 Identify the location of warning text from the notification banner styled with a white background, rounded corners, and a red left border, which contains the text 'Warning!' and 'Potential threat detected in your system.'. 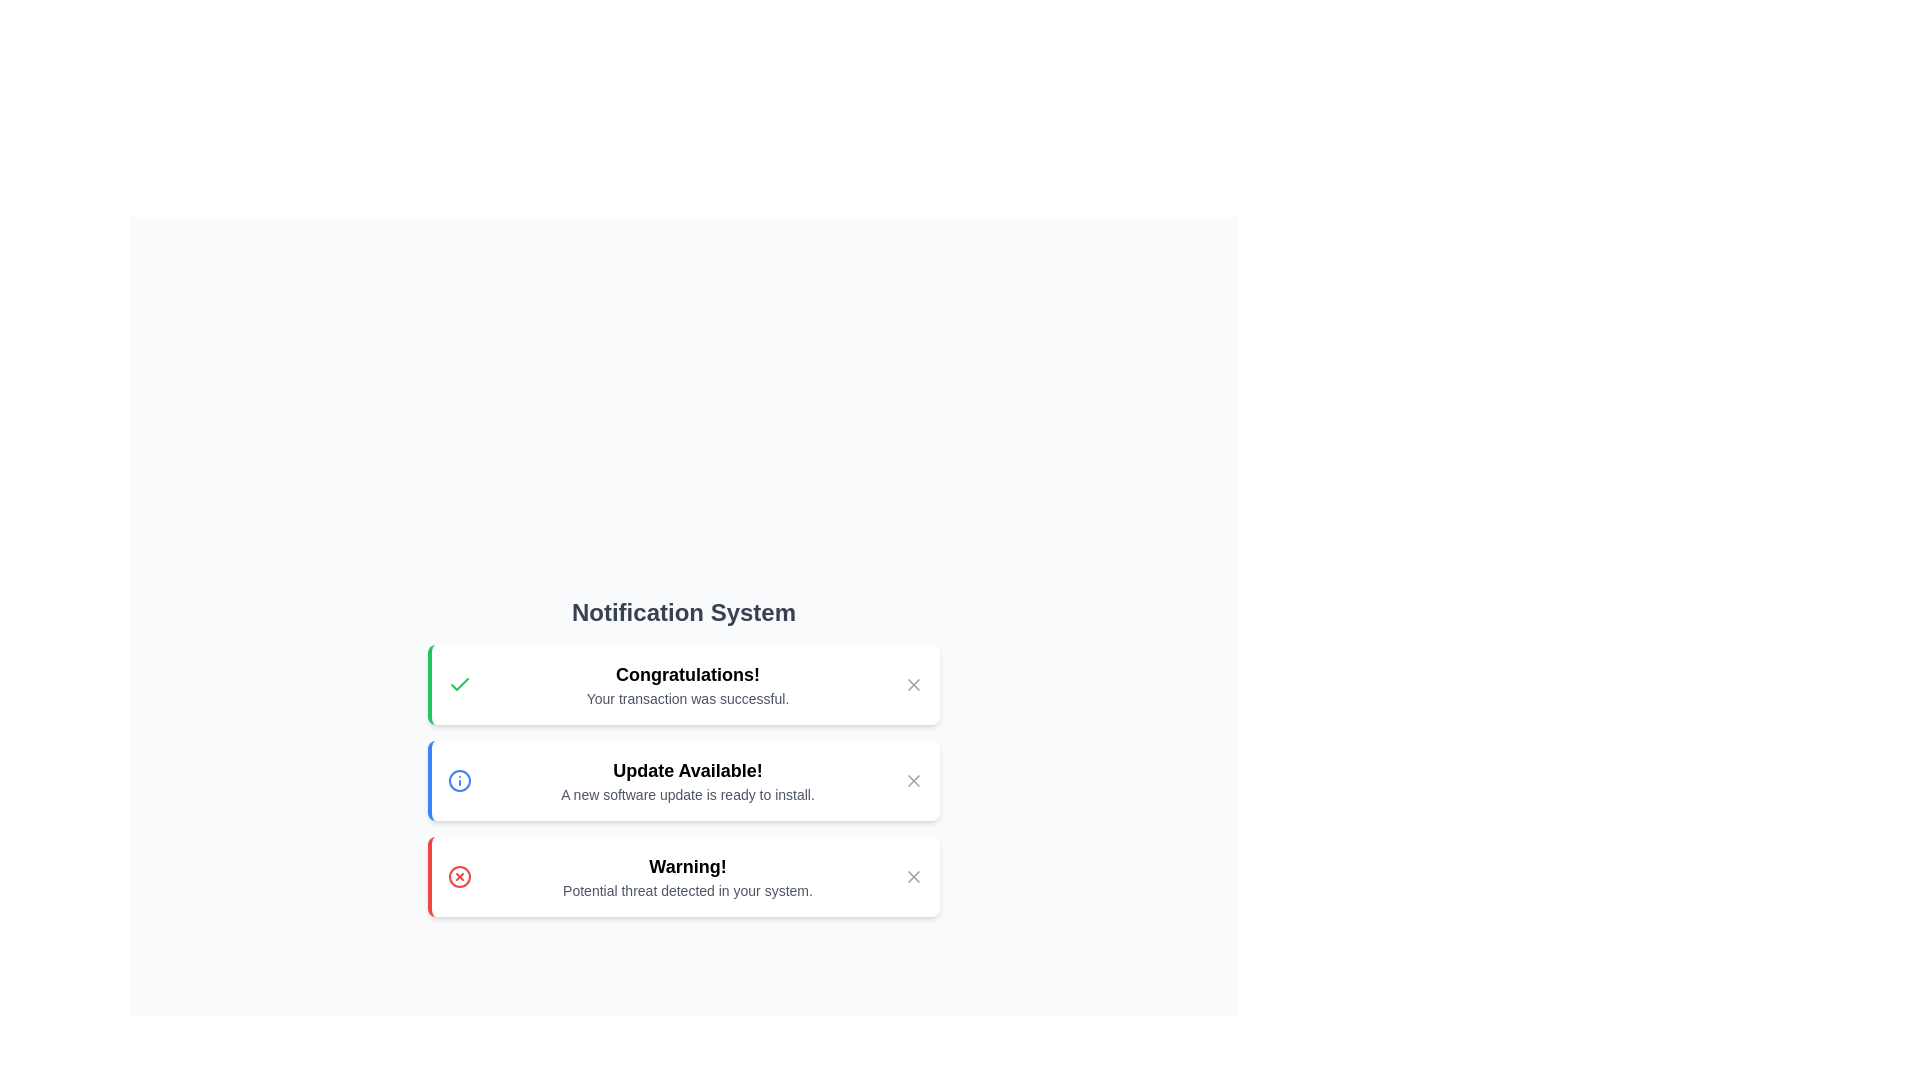
(684, 875).